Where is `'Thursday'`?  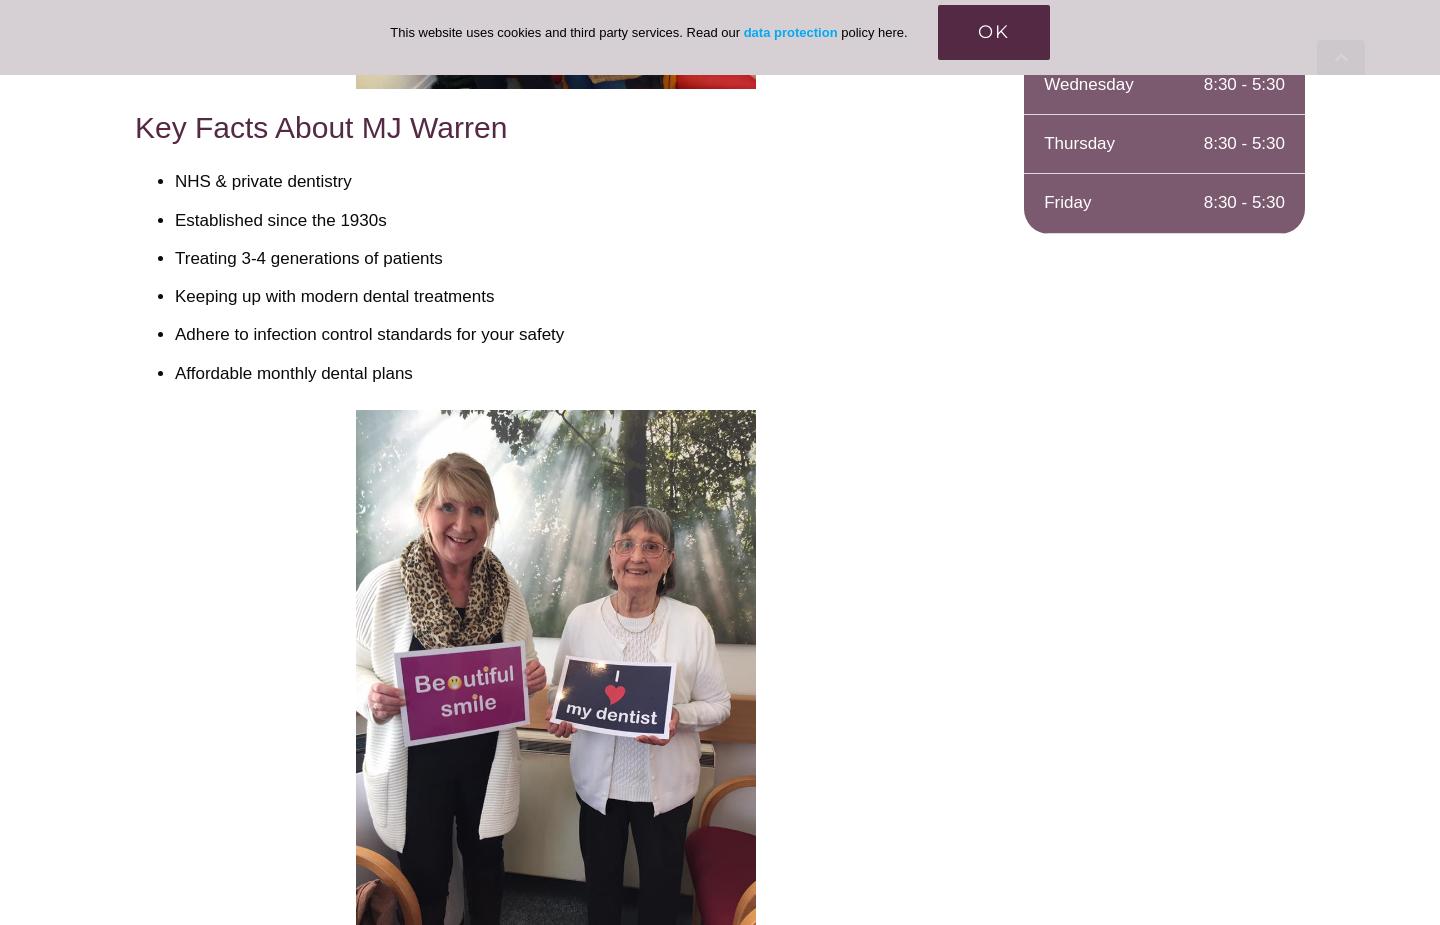 'Thursday' is located at coordinates (1044, 142).